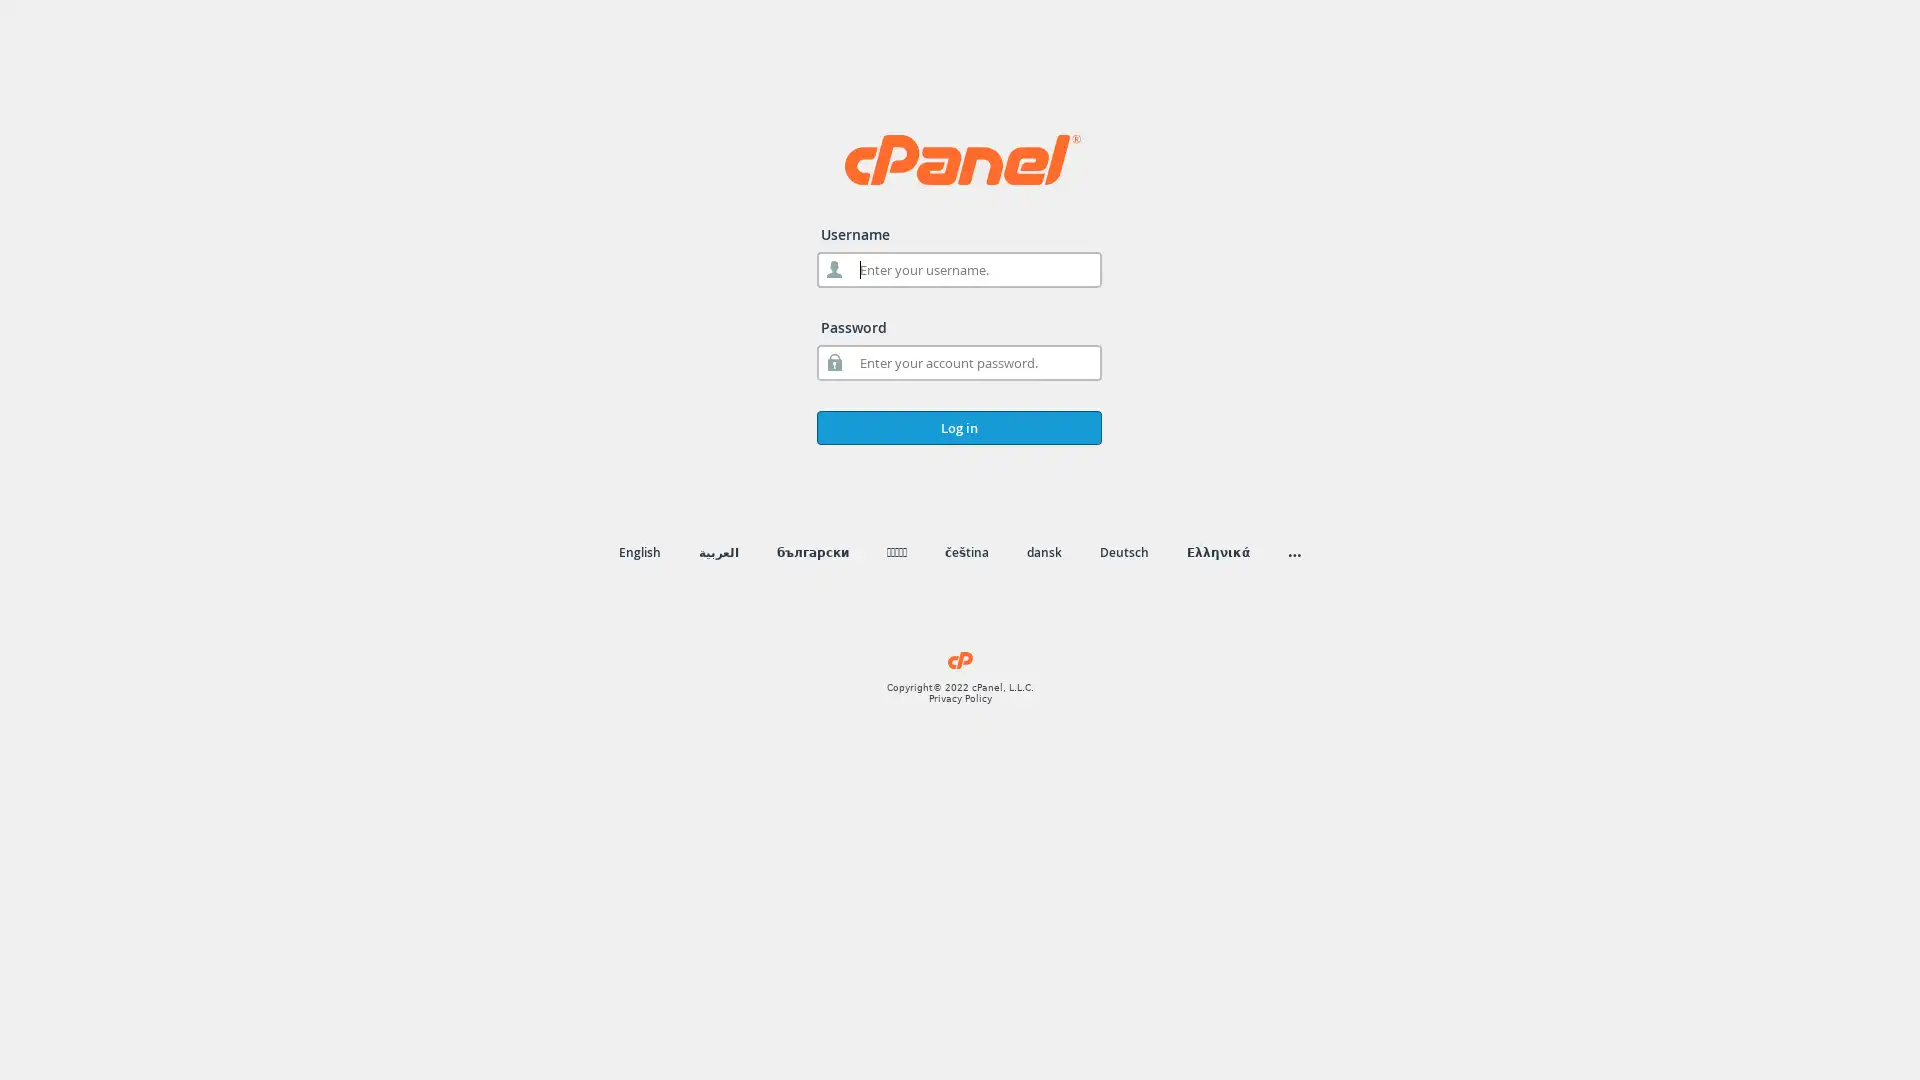 Image resolution: width=1920 pixels, height=1080 pixels. What do you see at coordinates (958, 427) in the screenshot?
I see `Log in` at bounding box center [958, 427].